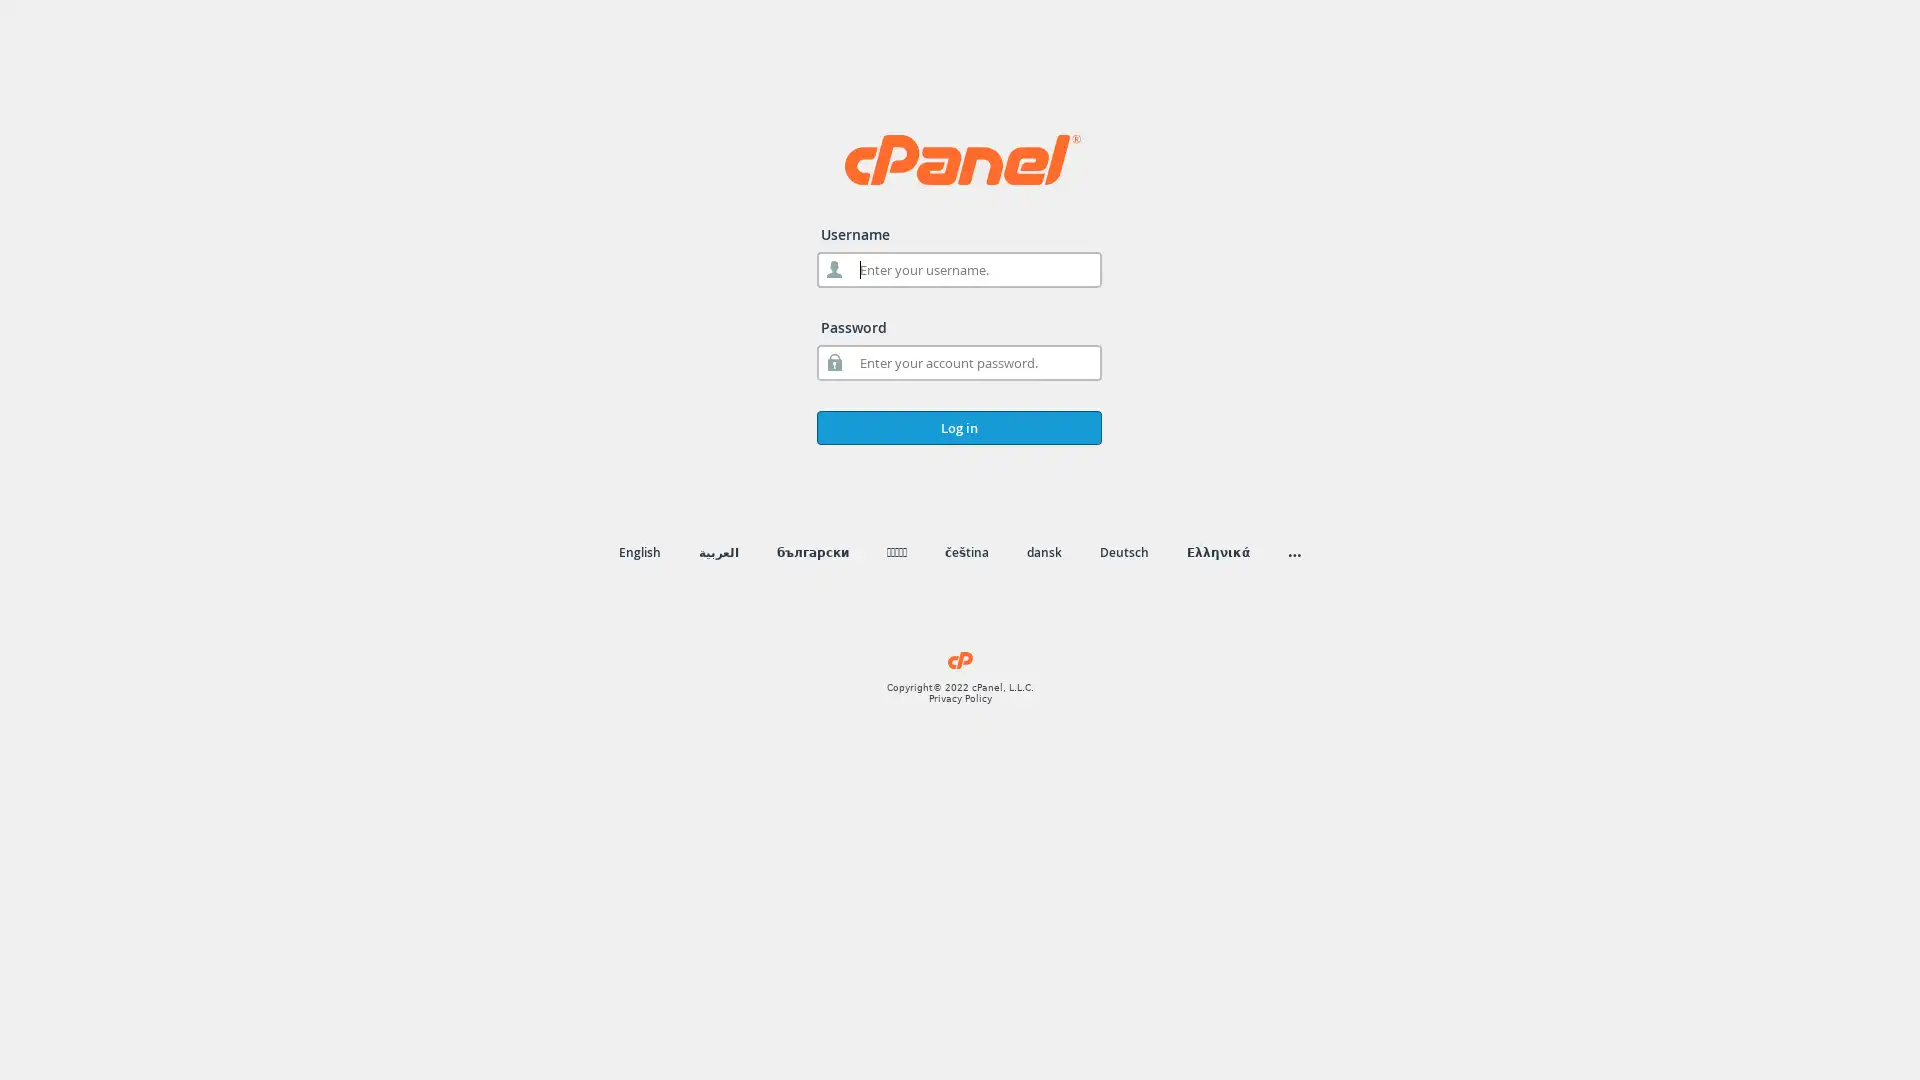 Image resolution: width=1920 pixels, height=1080 pixels. What do you see at coordinates (958, 427) in the screenshot?
I see `Log in` at bounding box center [958, 427].